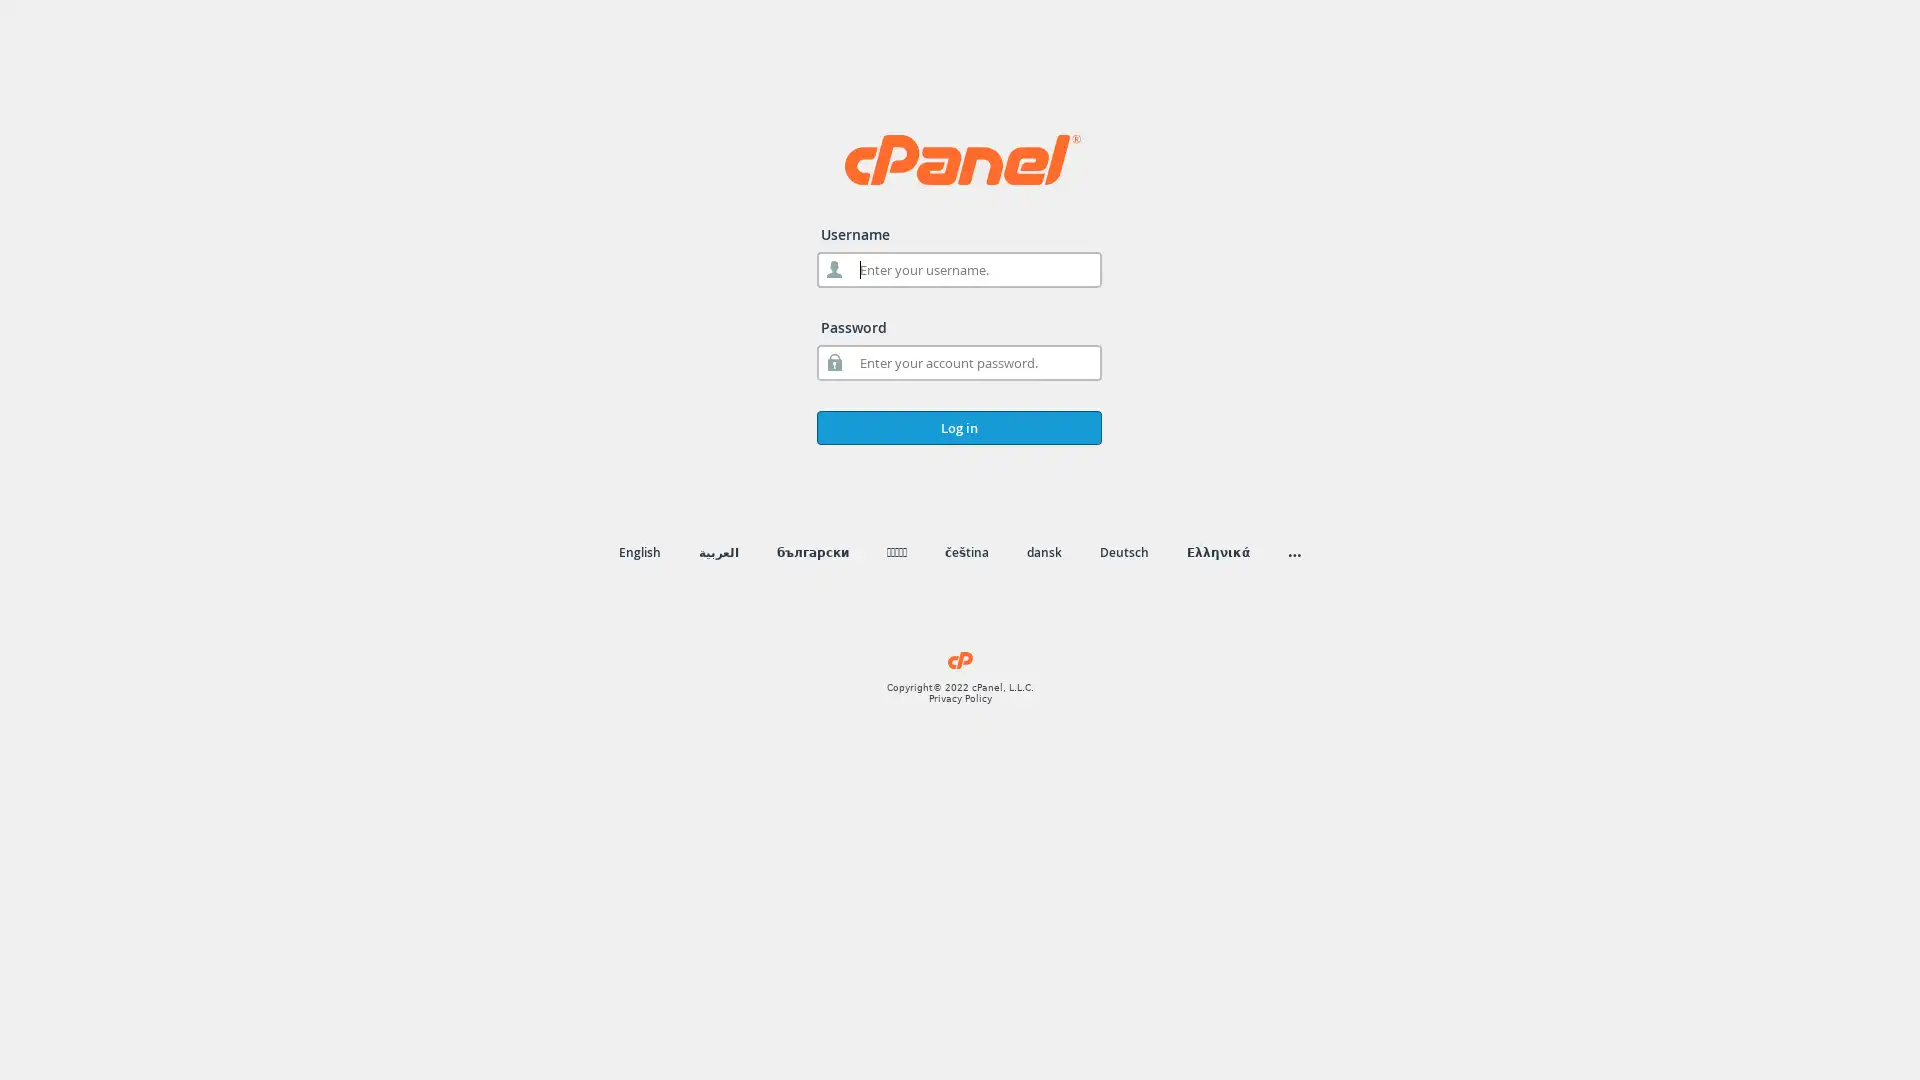 Image resolution: width=1920 pixels, height=1080 pixels. What do you see at coordinates (958, 427) in the screenshot?
I see `Log in` at bounding box center [958, 427].